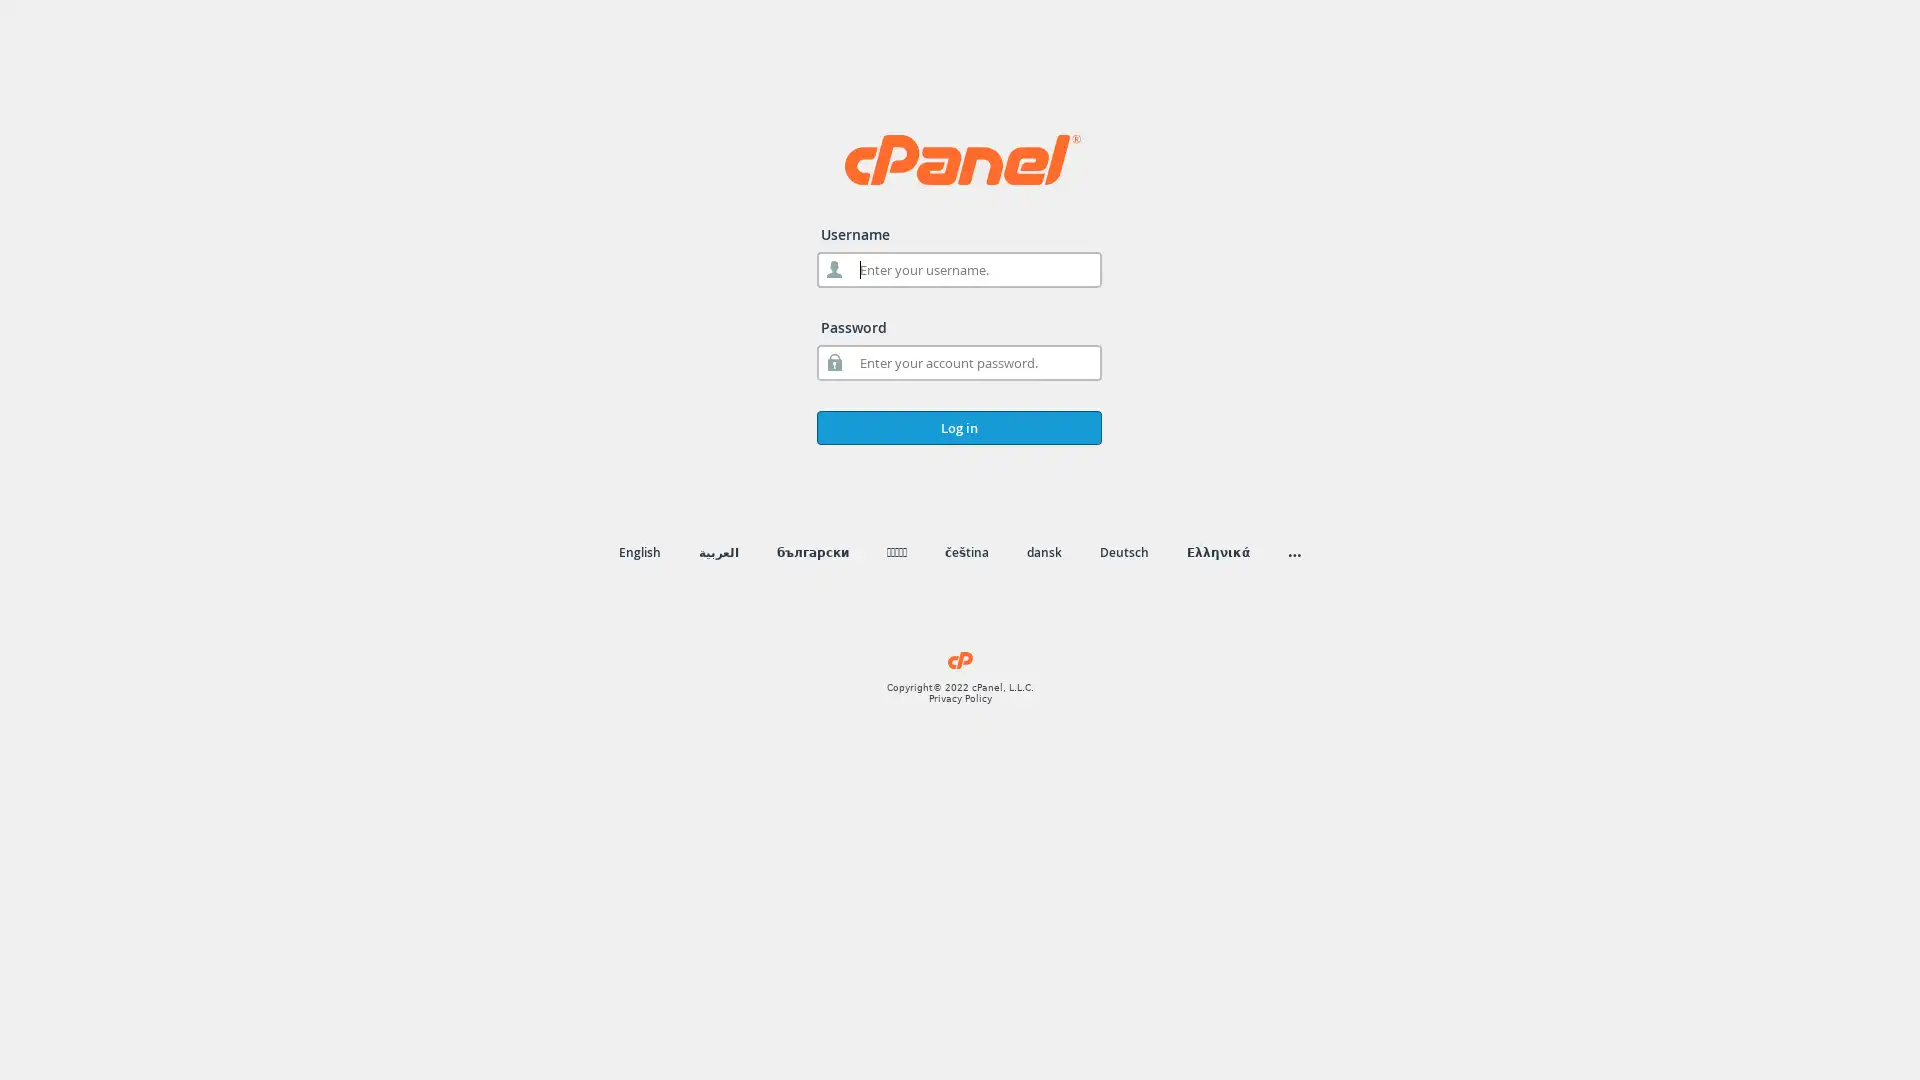 Image resolution: width=1920 pixels, height=1080 pixels. What do you see at coordinates (958, 427) in the screenshot?
I see `Log in` at bounding box center [958, 427].